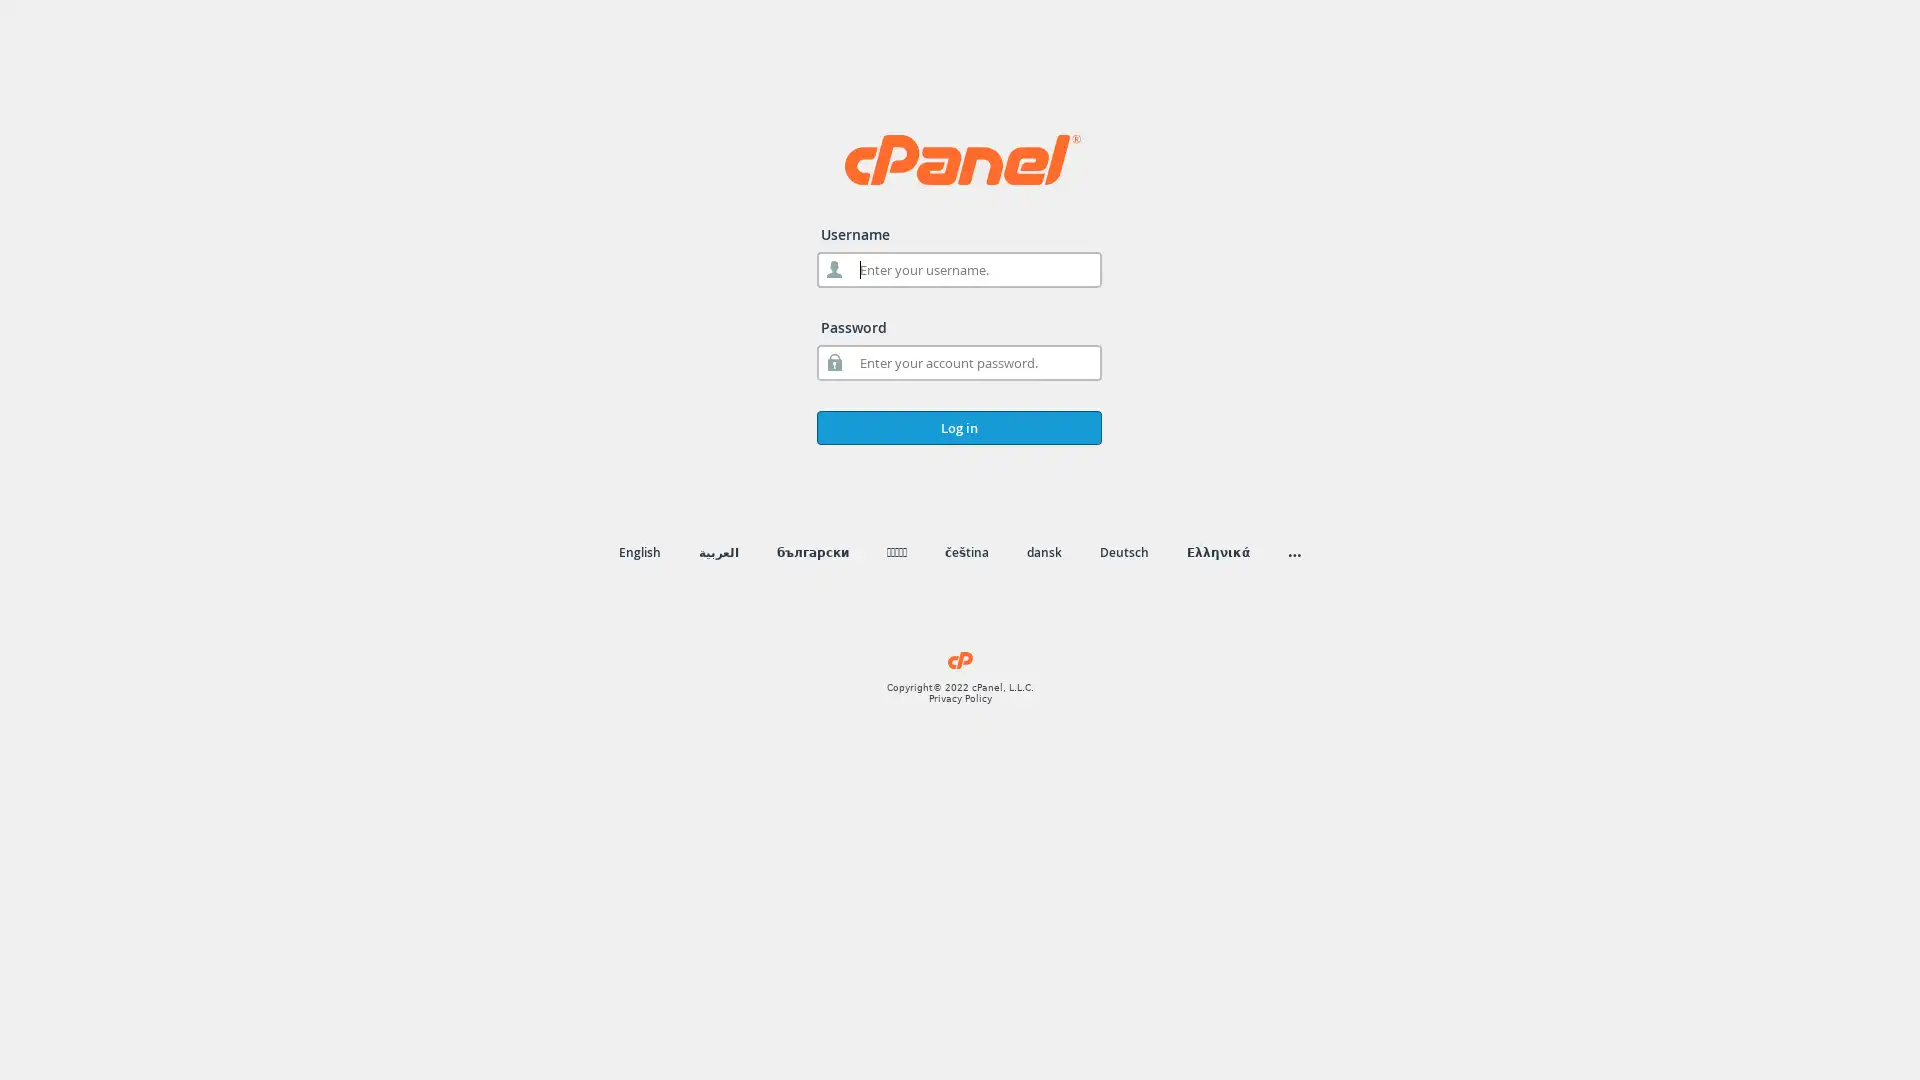 Image resolution: width=1920 pixels, height=1080 pixels. What do you see at coordinates (958, 427) in the screenshot?
I see `Log in` at bounding box center [958, 427].